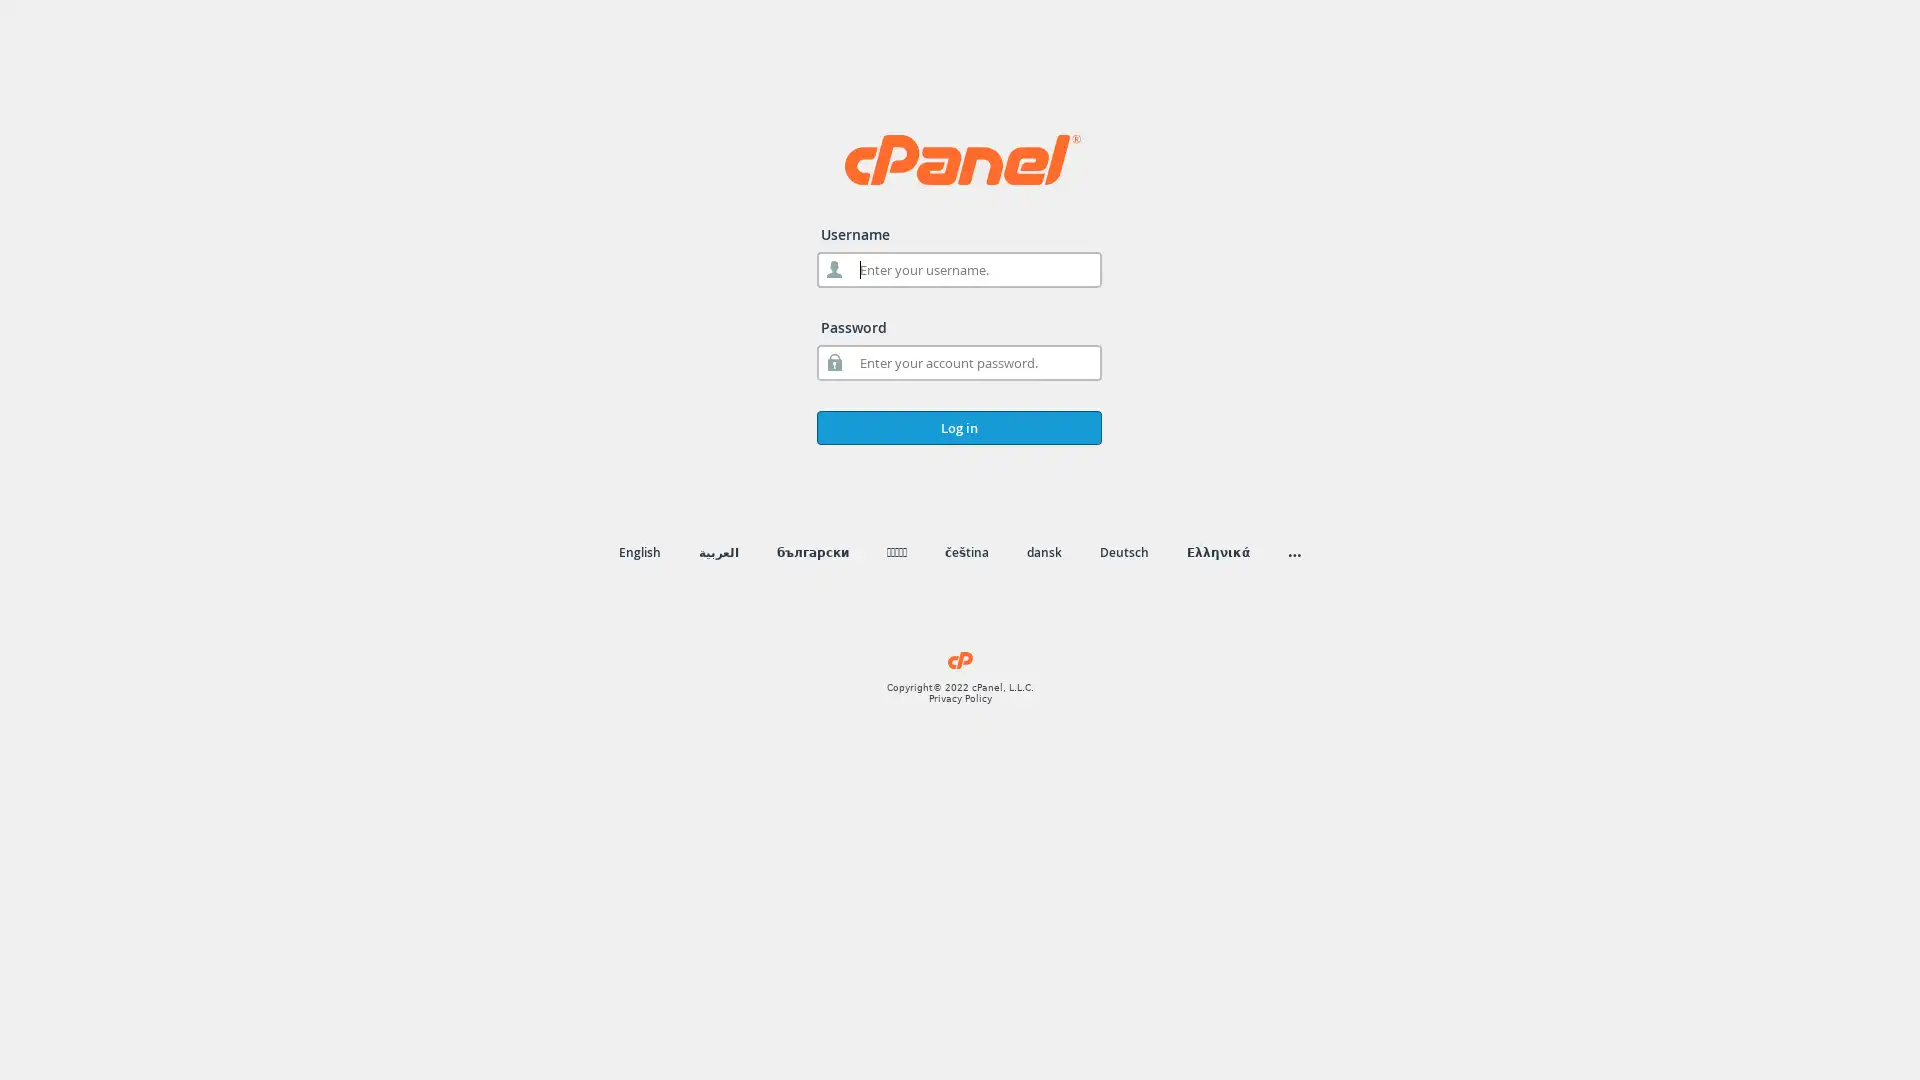 Image resolution: width=1920 pixels, height=1080 pixels. What do you see at coordinates (958, 427) in the screenshot?
I see `Log in` at bounding box center [958, 427].